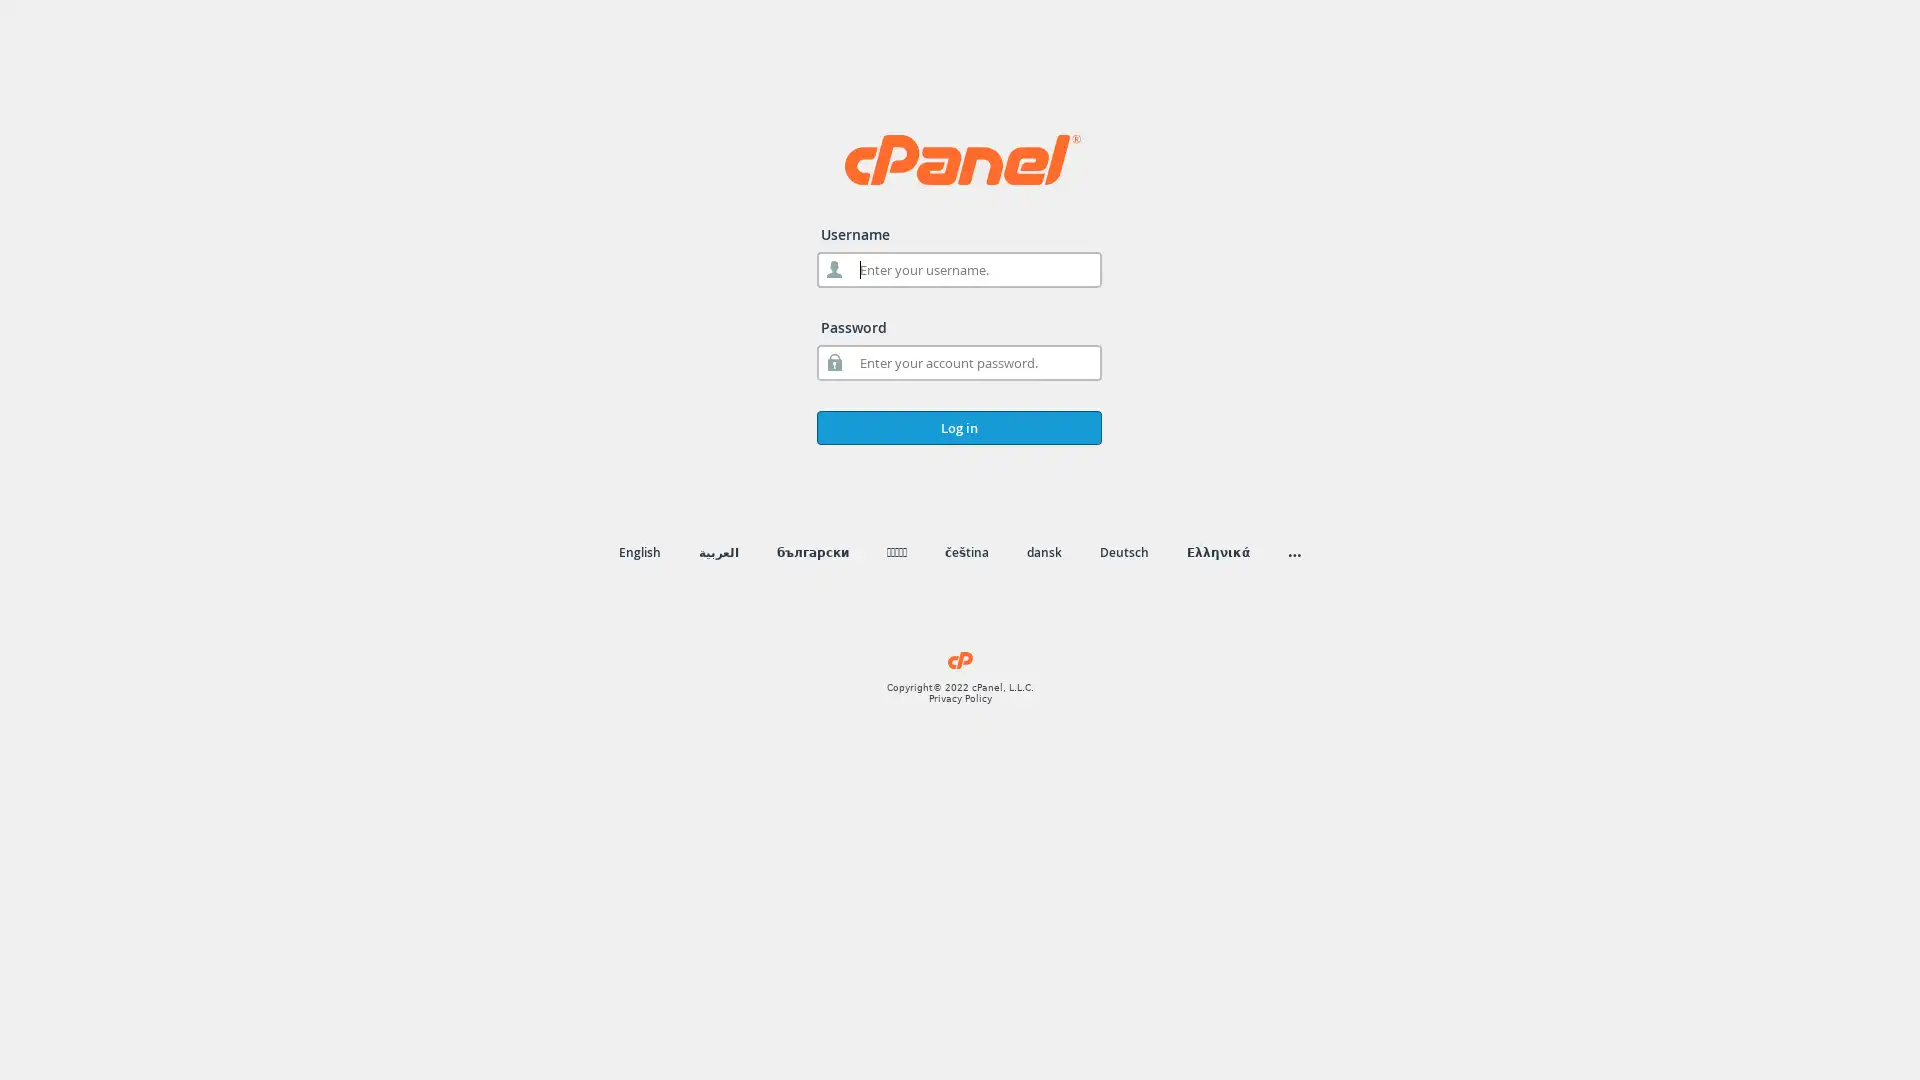 Image resolution: width=1920 pixels, height=1080 pixels. What do you see at coordinates (958, 427) in the screenshot?
I see `Log in` at bounding box center [958, 427].